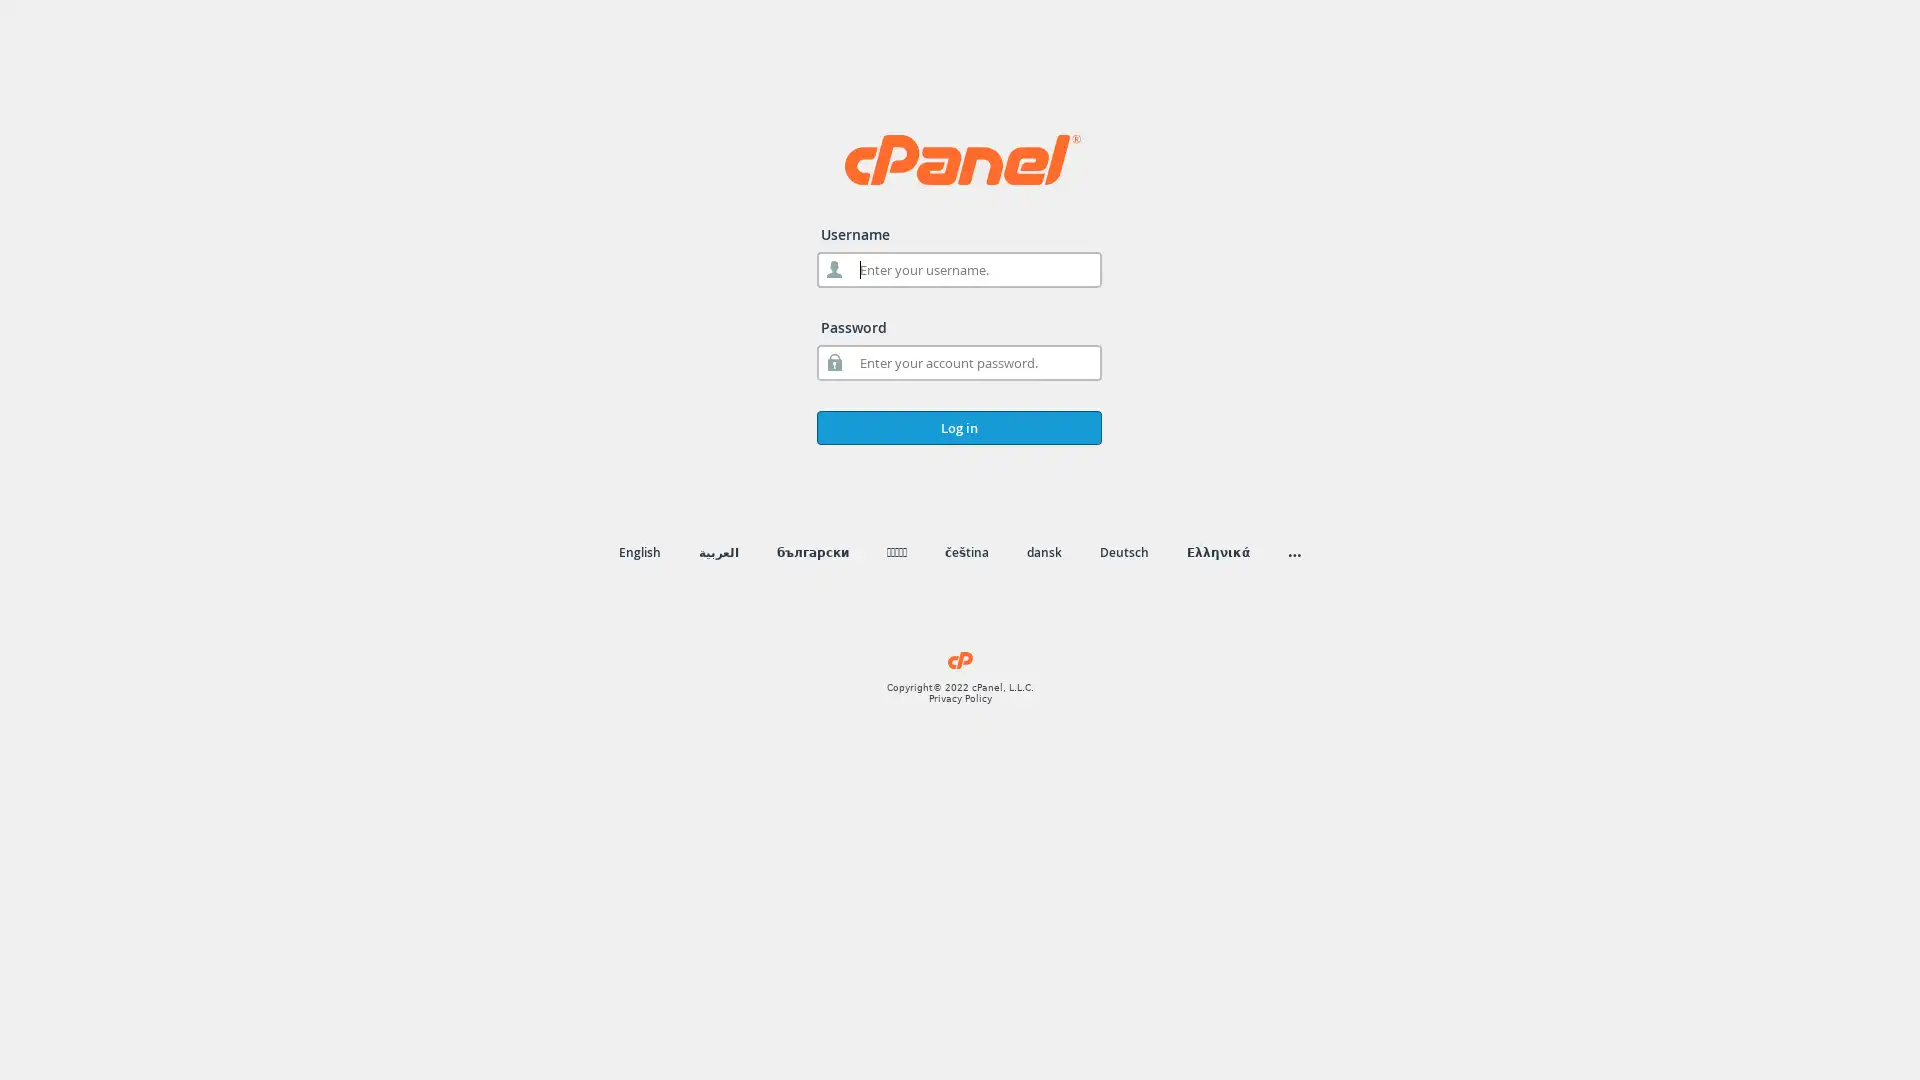 Image resolution: width=1920 pixels, height=1080 pixels. What do you see at coordinates (958, 427) in the screenshot?
I see `Log in` at bounding box center [958, 427].